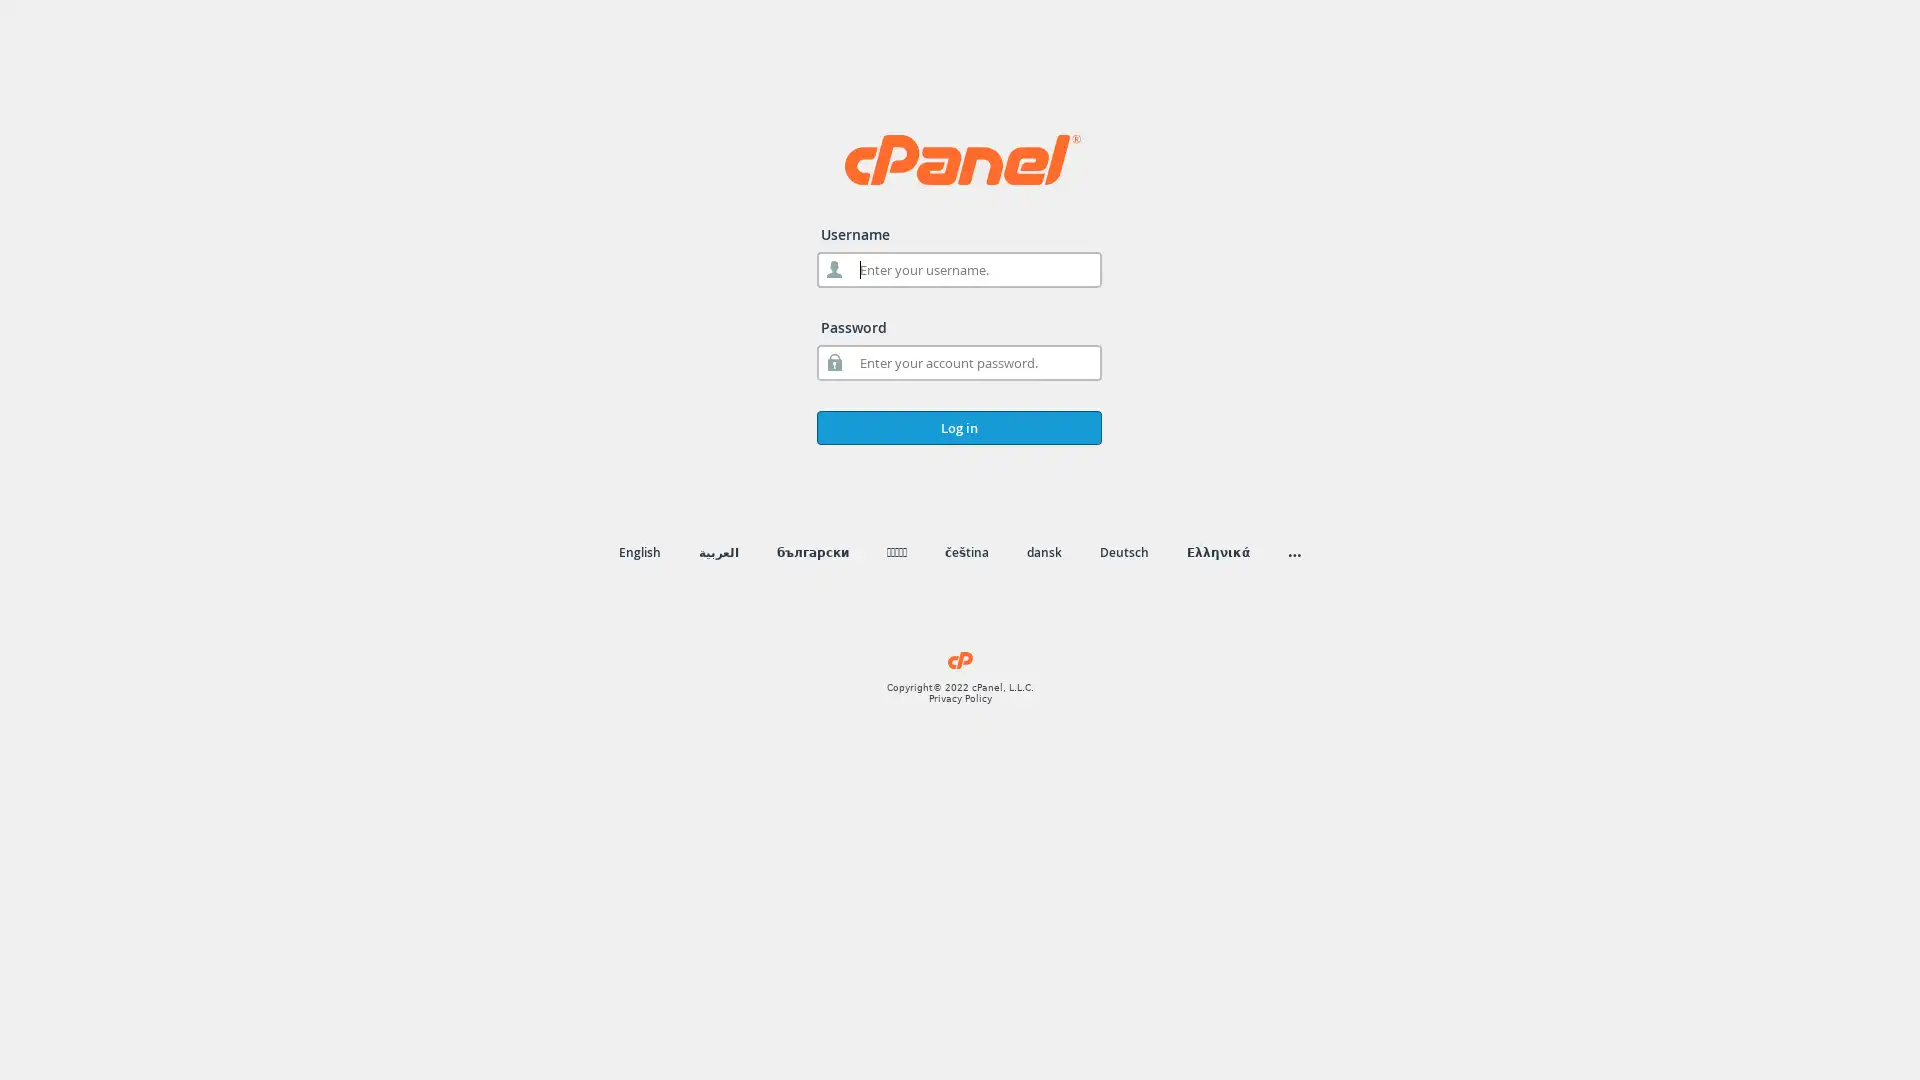 Image resolution: width=1920 pixels, height=1080 pixels. What do you see at coordinates (958, 427) in the screenshot?
I see `Log in` at bounding box center [958, 427].